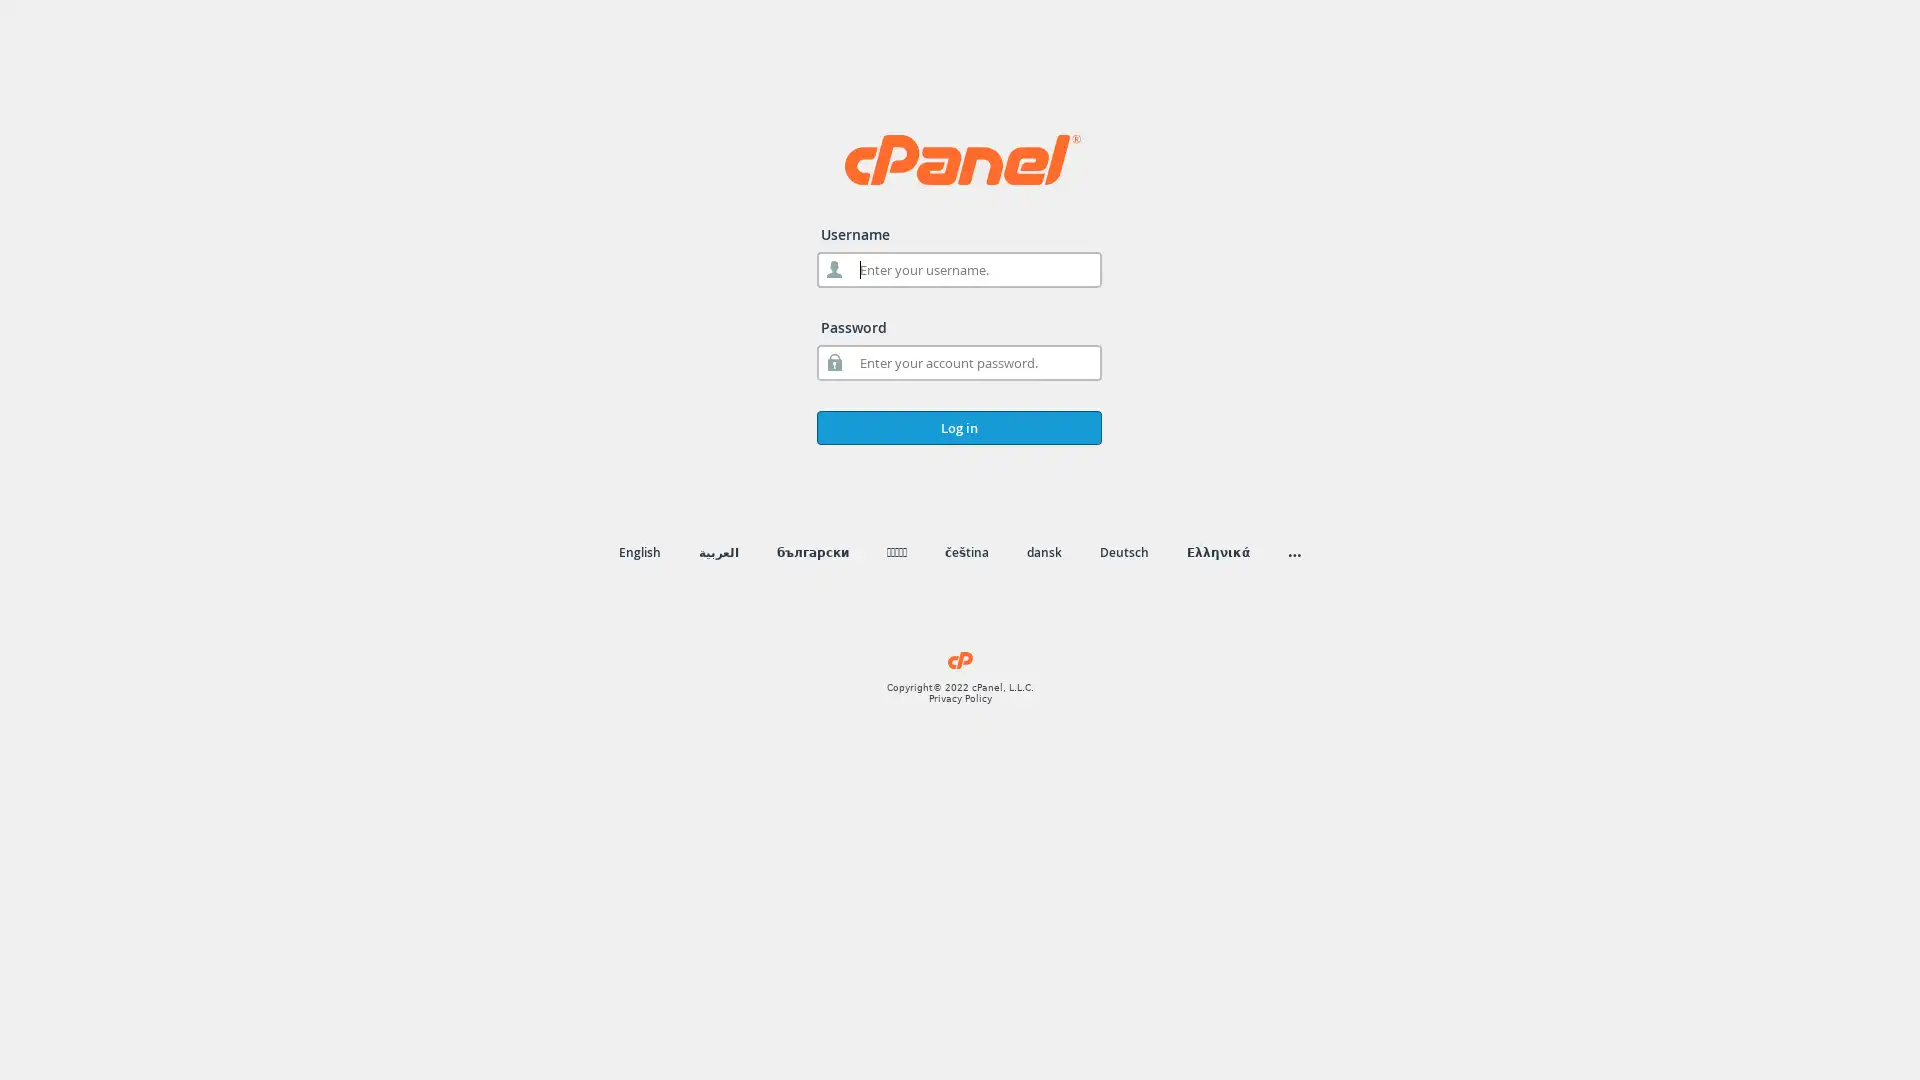 Image resolution: width=1920 pixels, height=1080 pixels. What do you see at coordinates (958, 427) in the screenshot?
I see `Log in` at bounding box center [958, 427].